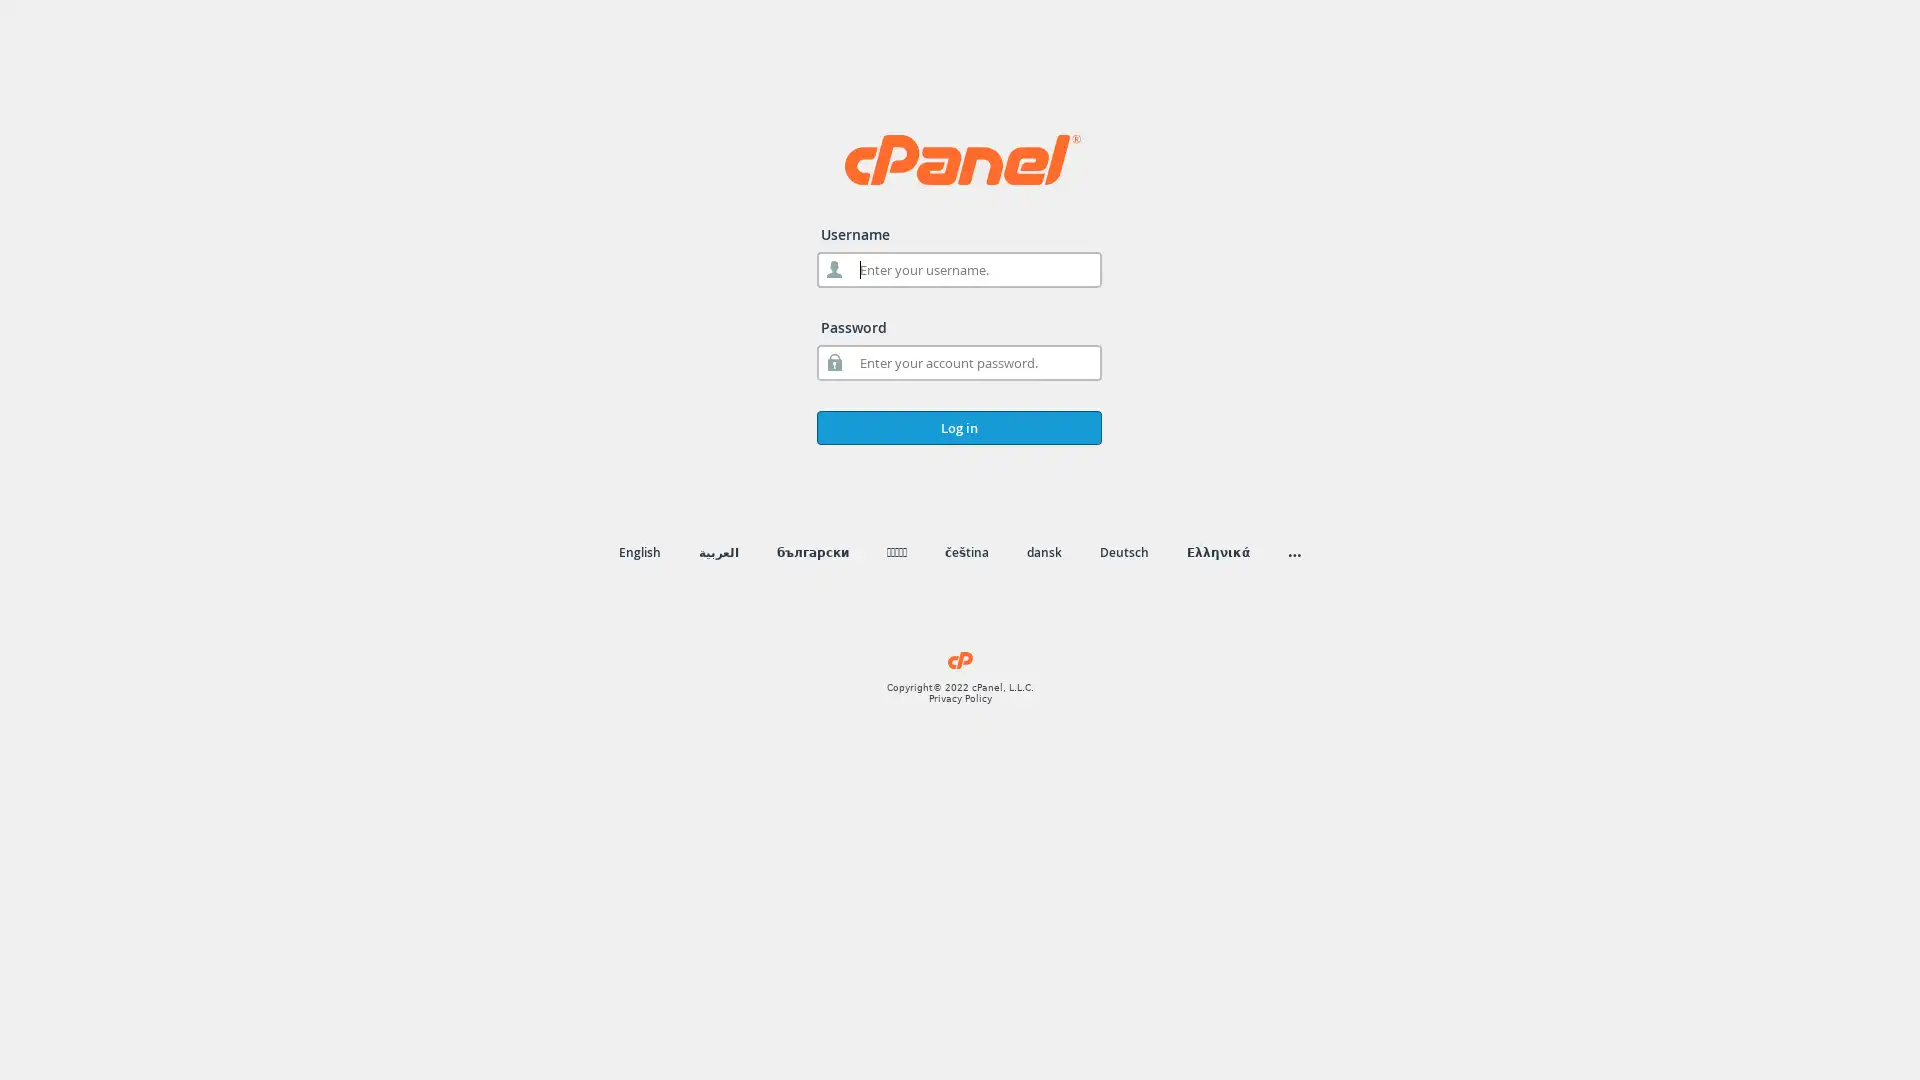 Image resolution: width=1920 pixels, height=1080 pixels. What do you see at coordinates (958, 427) in the screenshot?
I see `Log in` at bounding box center [958, 427].